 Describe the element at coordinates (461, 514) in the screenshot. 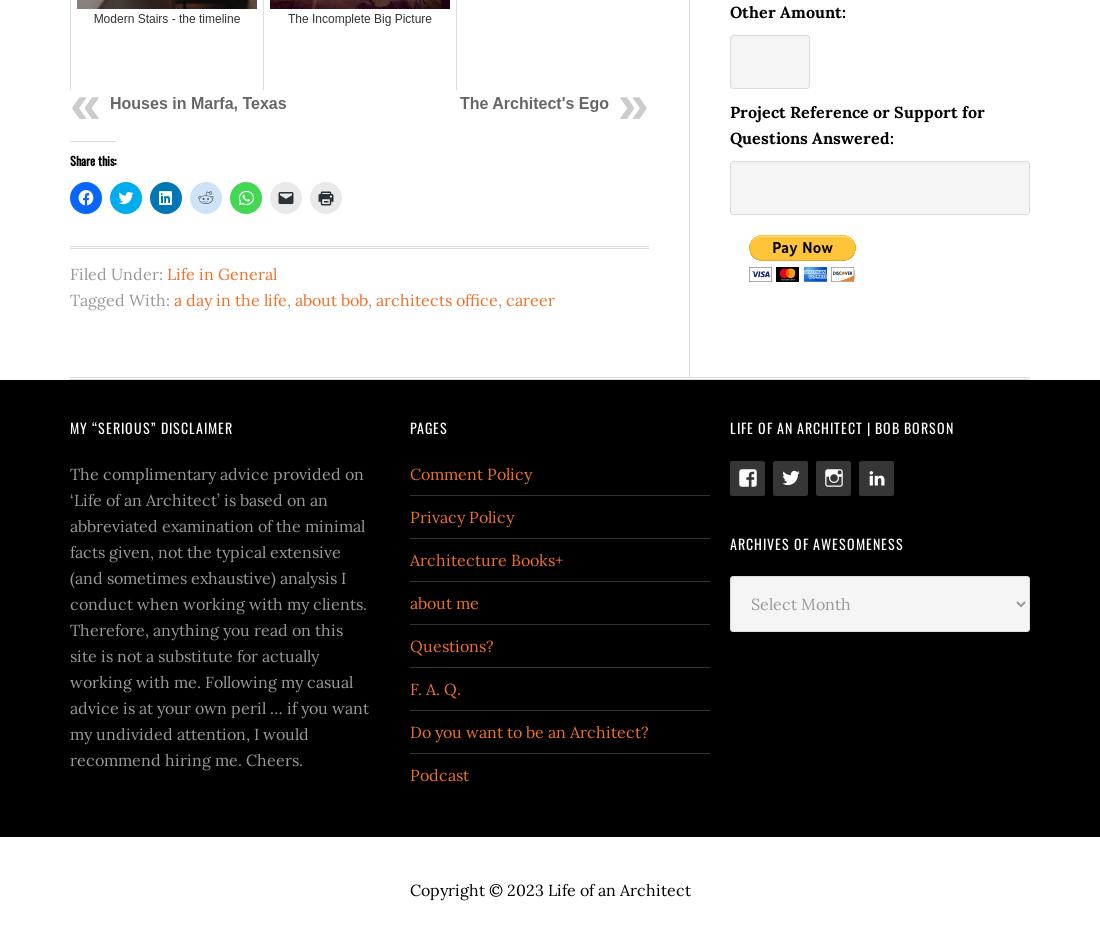

I see `'Privacy Policy'` at that location.